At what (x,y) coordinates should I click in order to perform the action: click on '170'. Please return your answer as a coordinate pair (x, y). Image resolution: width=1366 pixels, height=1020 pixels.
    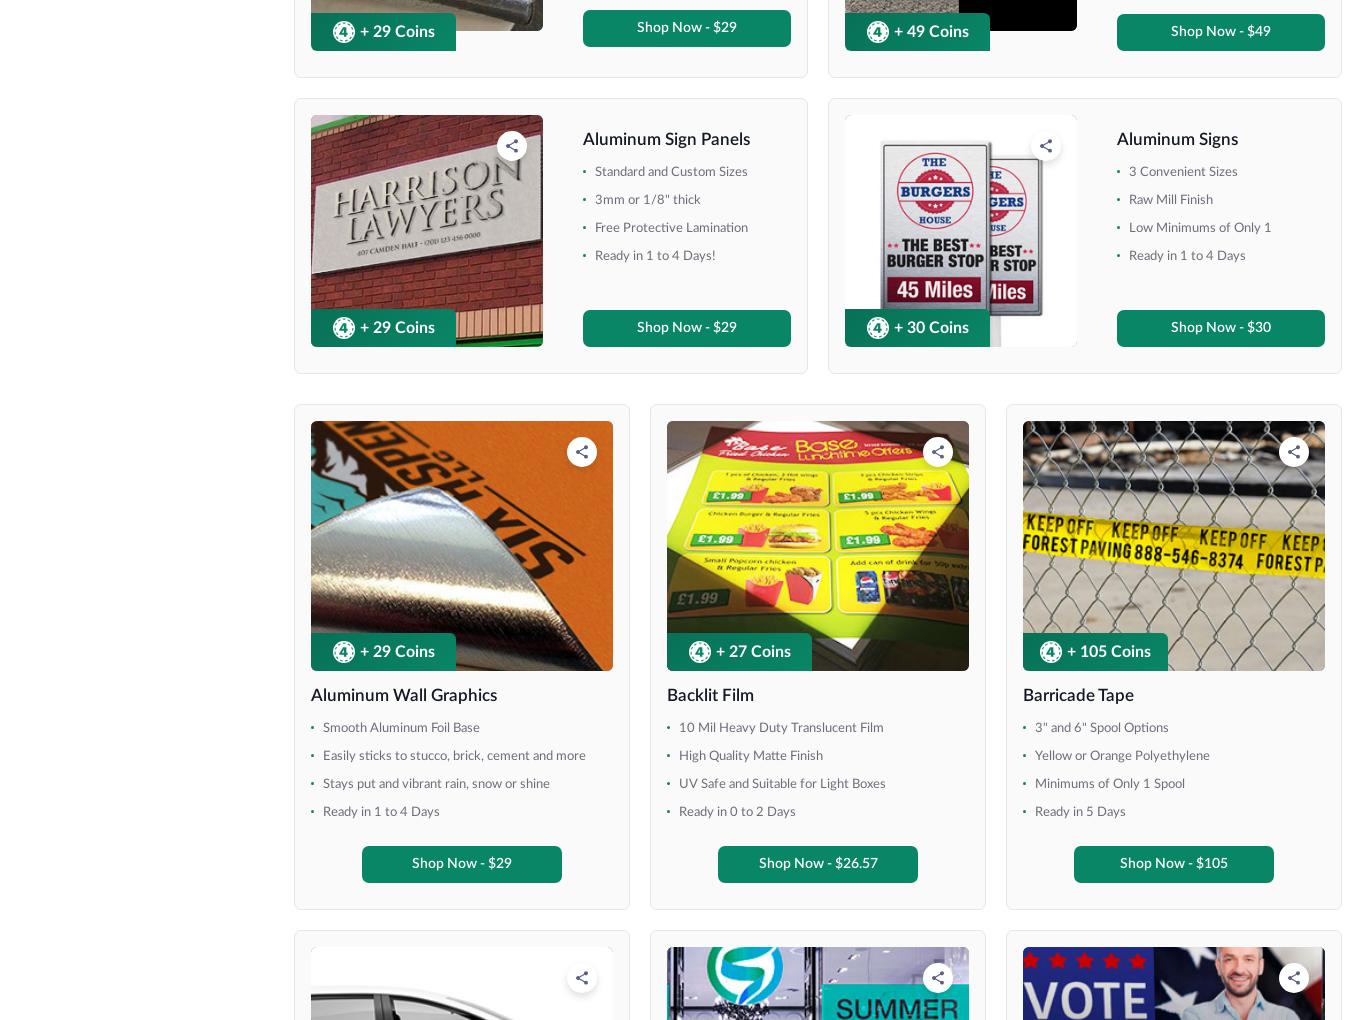
    Looking at the image, I should click on (737, 33).